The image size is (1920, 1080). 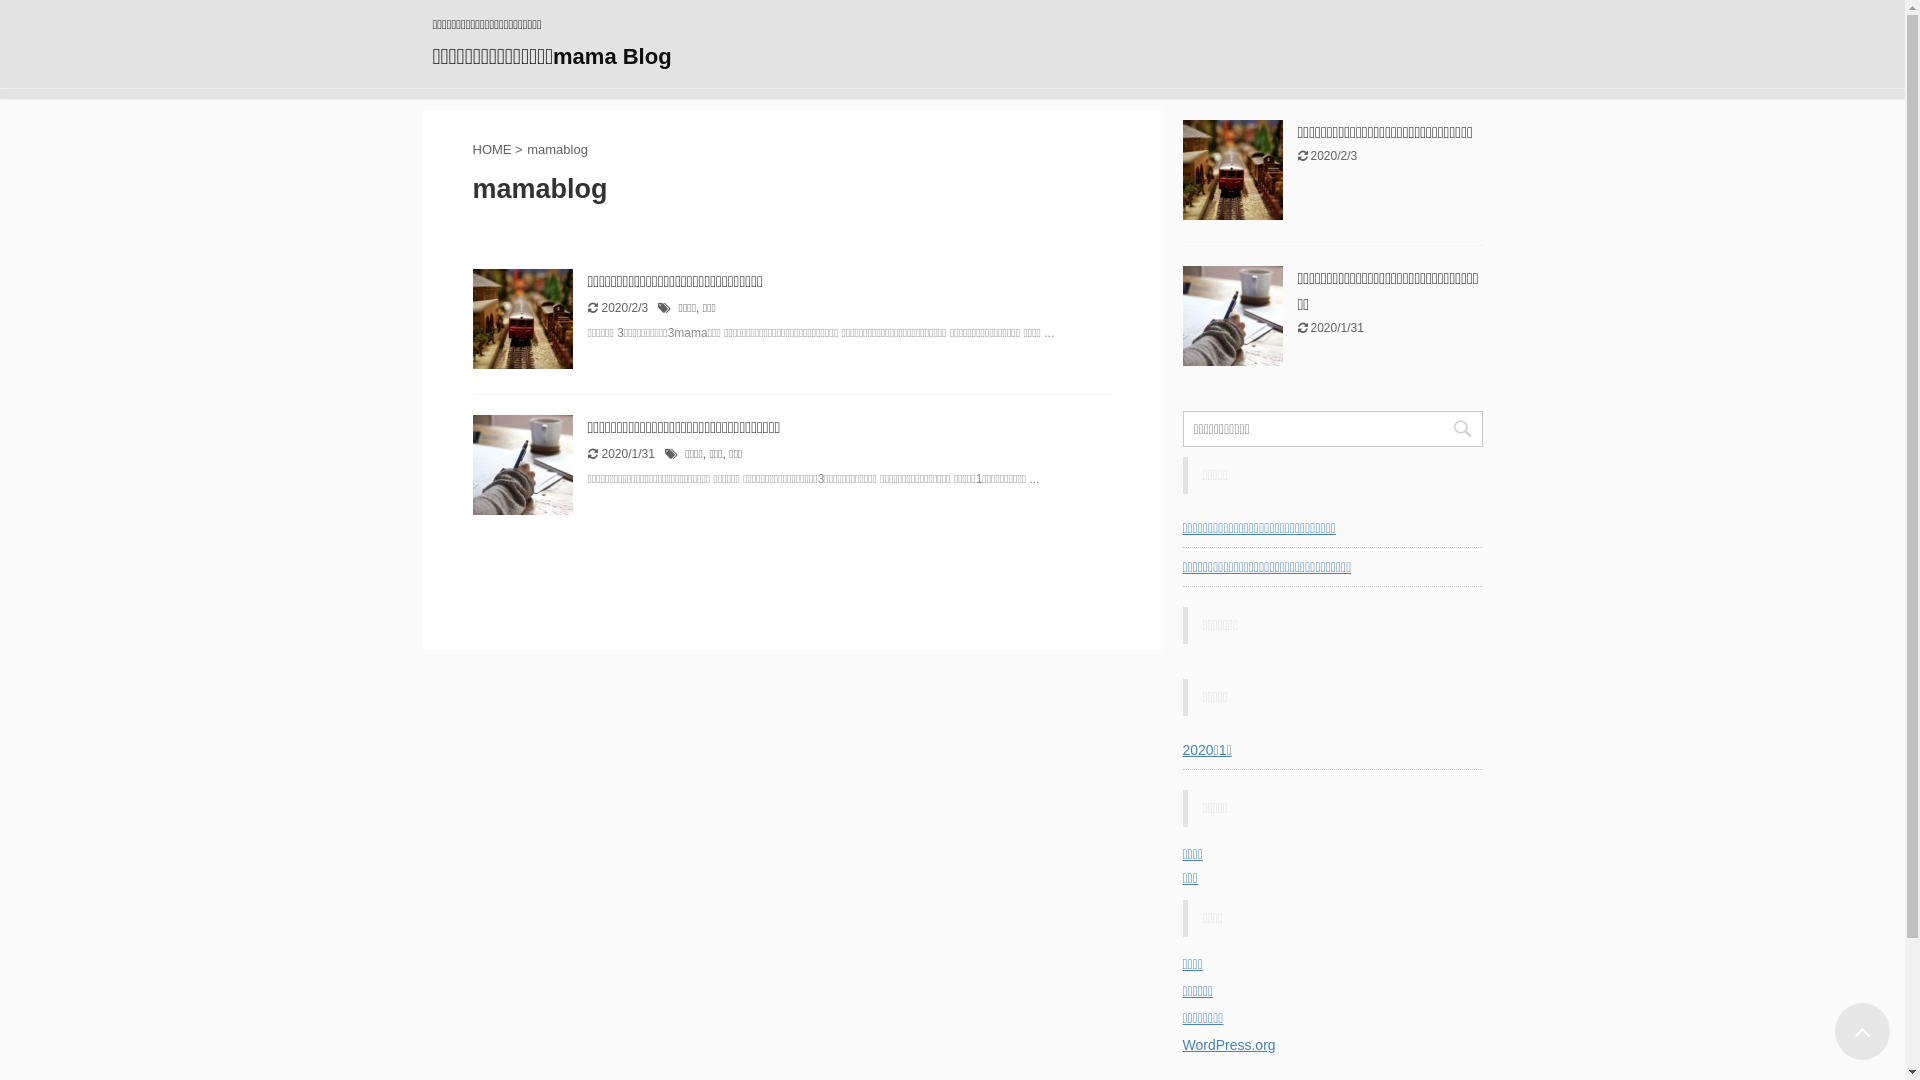 I want to click on 'HOME', so click(x=491, y=148).